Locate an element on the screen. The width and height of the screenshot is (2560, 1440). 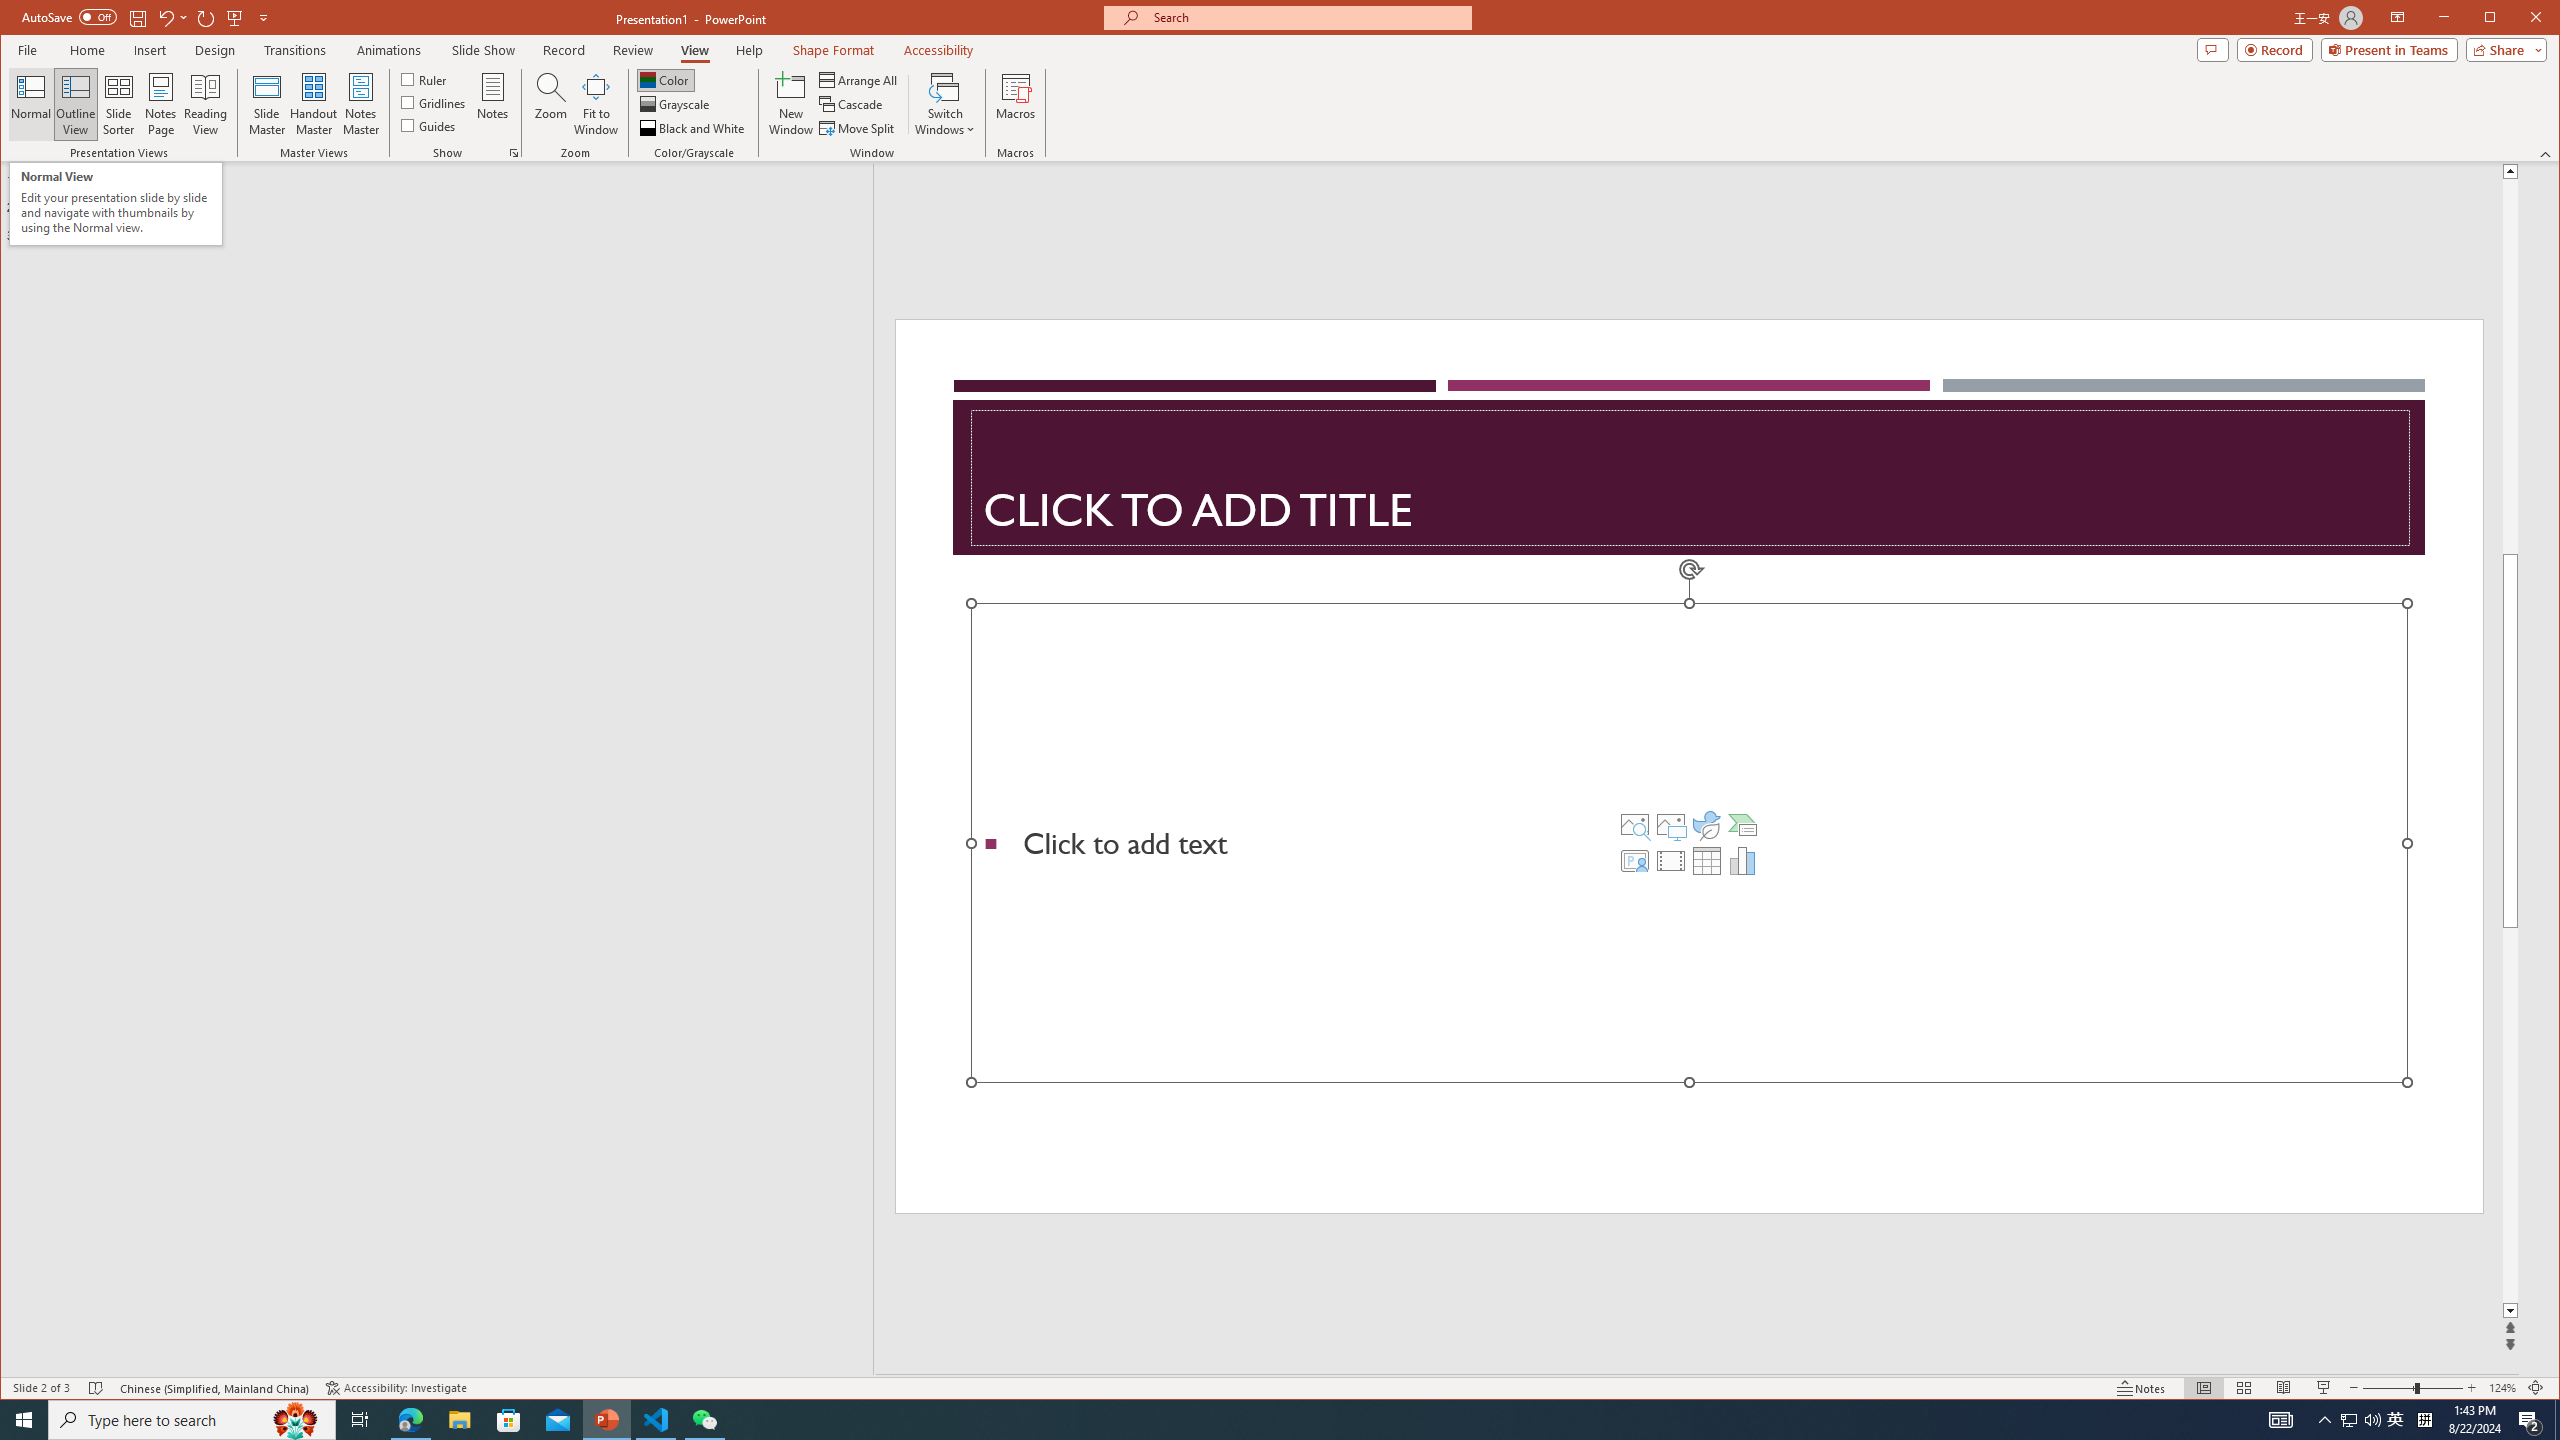
'Macros' is located at coordinates (1015, 103).